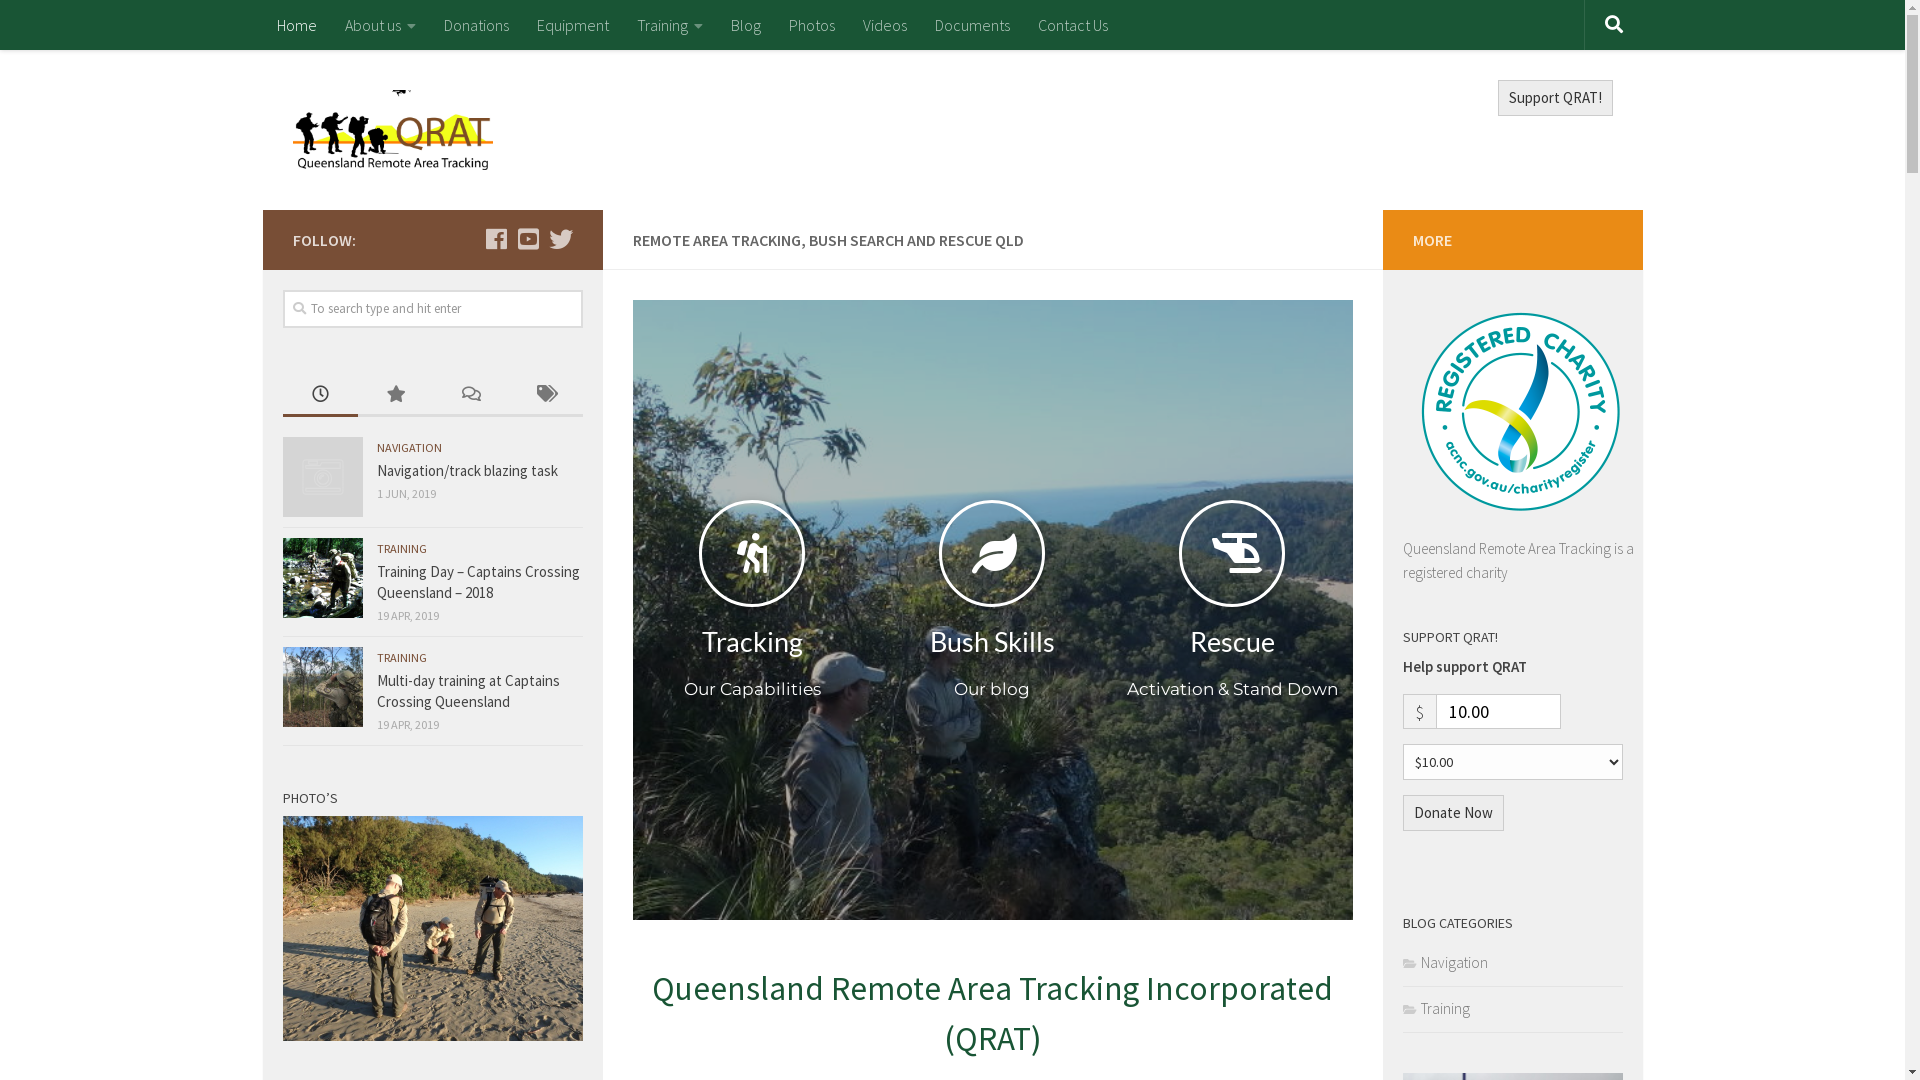 The image size is (1920, 1080). Describe the element at coordinates (570, 24) in the screenshot. I see `'Equipment'` at that location.